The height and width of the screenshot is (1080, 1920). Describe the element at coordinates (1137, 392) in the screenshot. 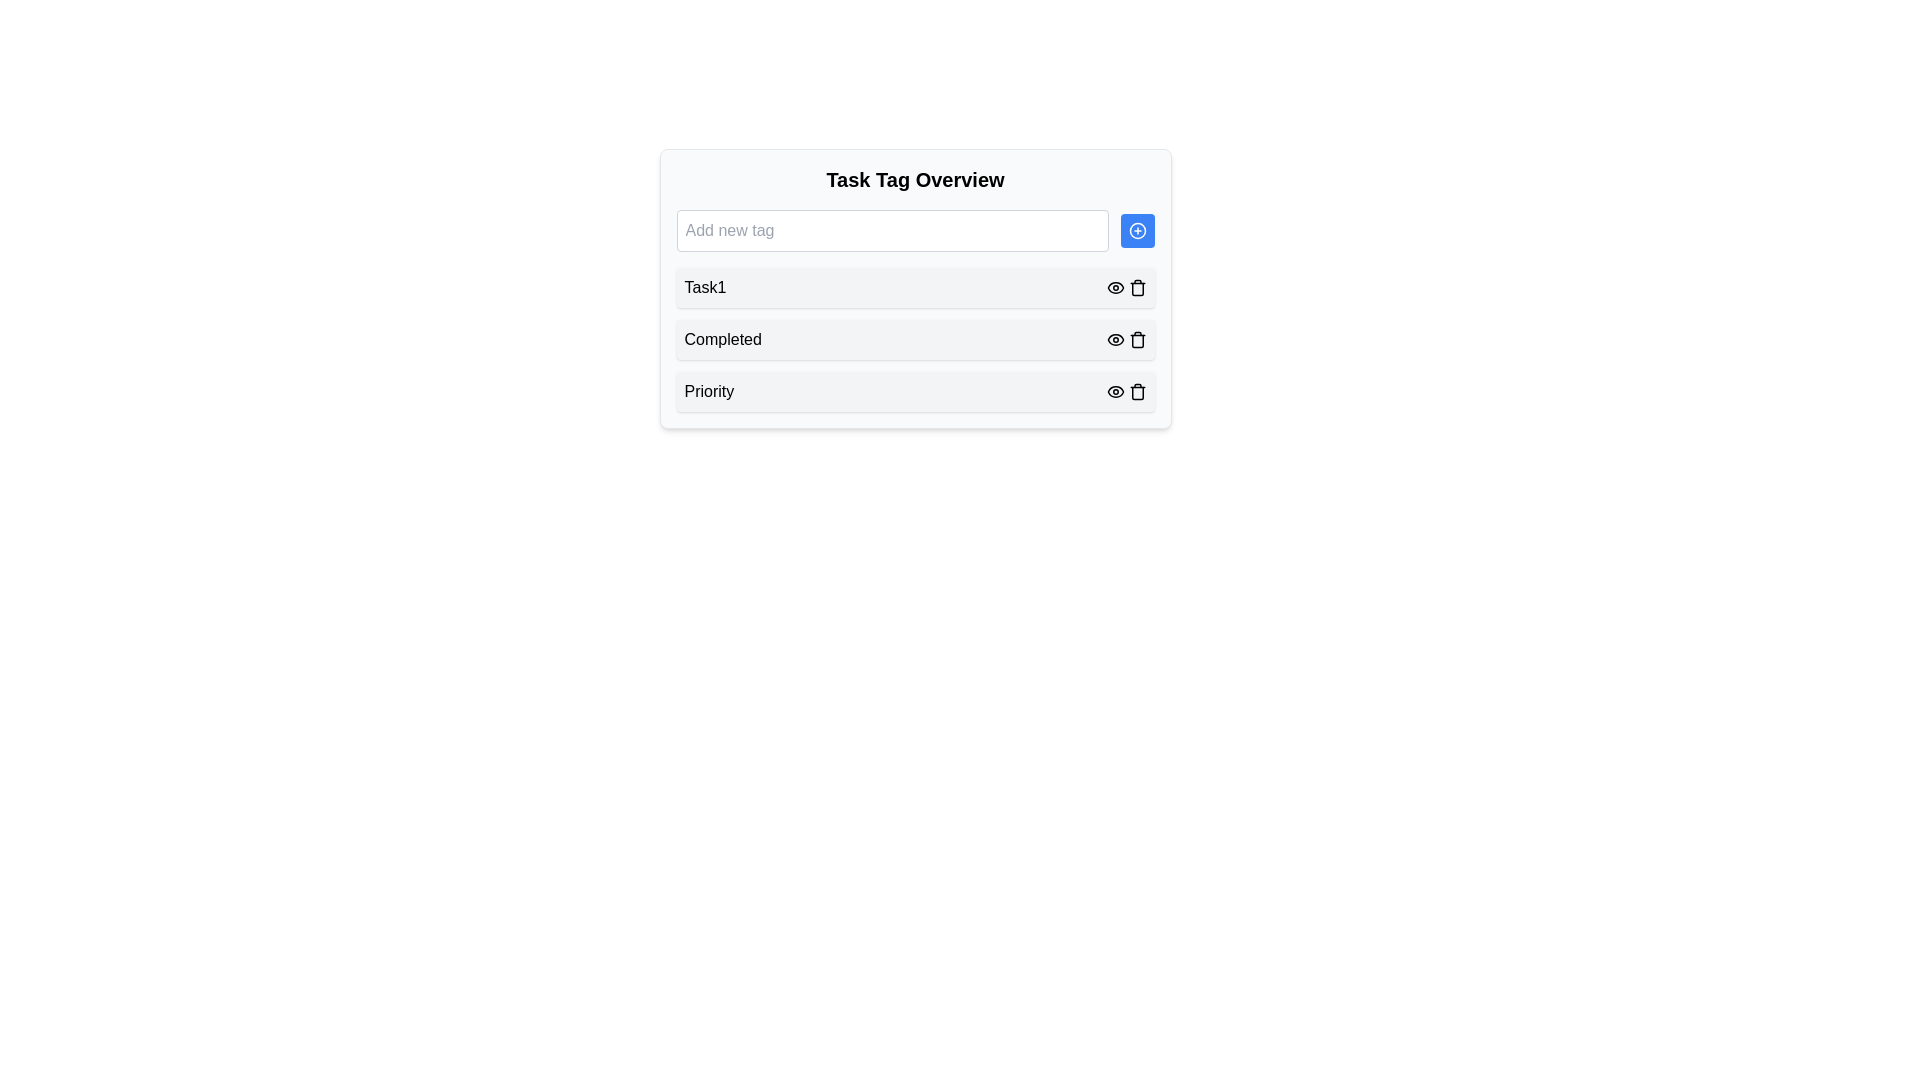

I see `the trash can icon representing the delete action` at that location.